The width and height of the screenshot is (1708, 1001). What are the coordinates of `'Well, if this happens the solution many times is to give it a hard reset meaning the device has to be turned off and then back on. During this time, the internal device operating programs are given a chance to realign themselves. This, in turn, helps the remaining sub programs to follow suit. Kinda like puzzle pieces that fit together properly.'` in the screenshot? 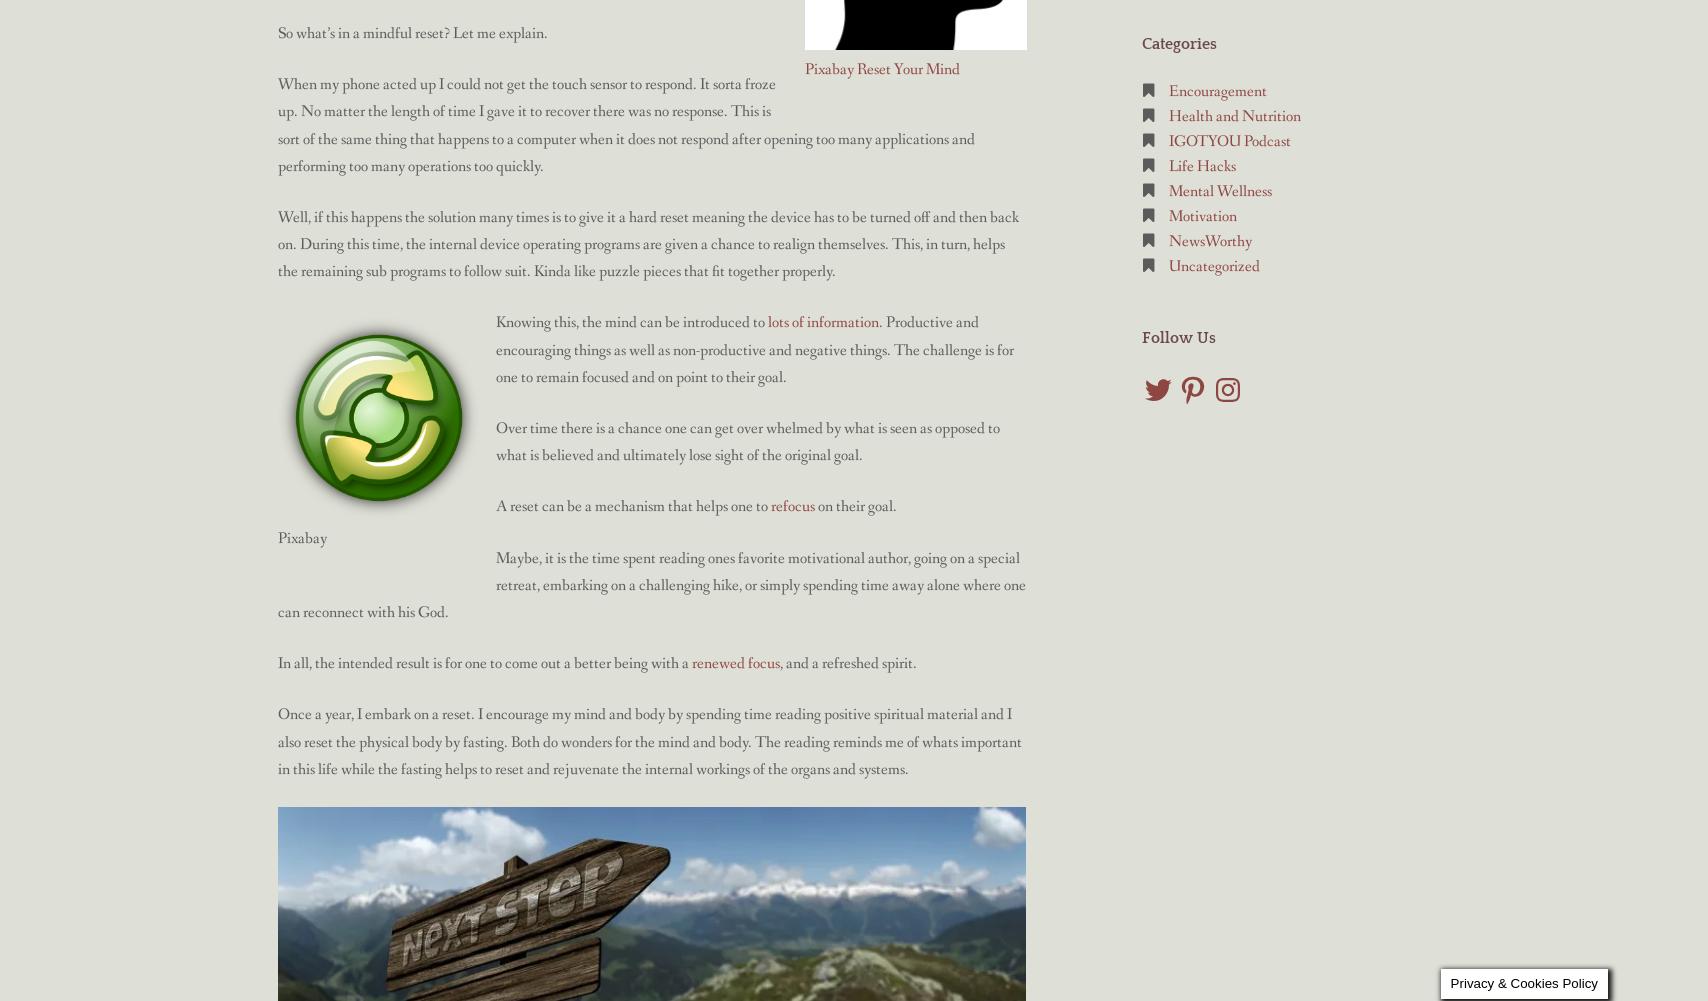 It's located at (648, 243).